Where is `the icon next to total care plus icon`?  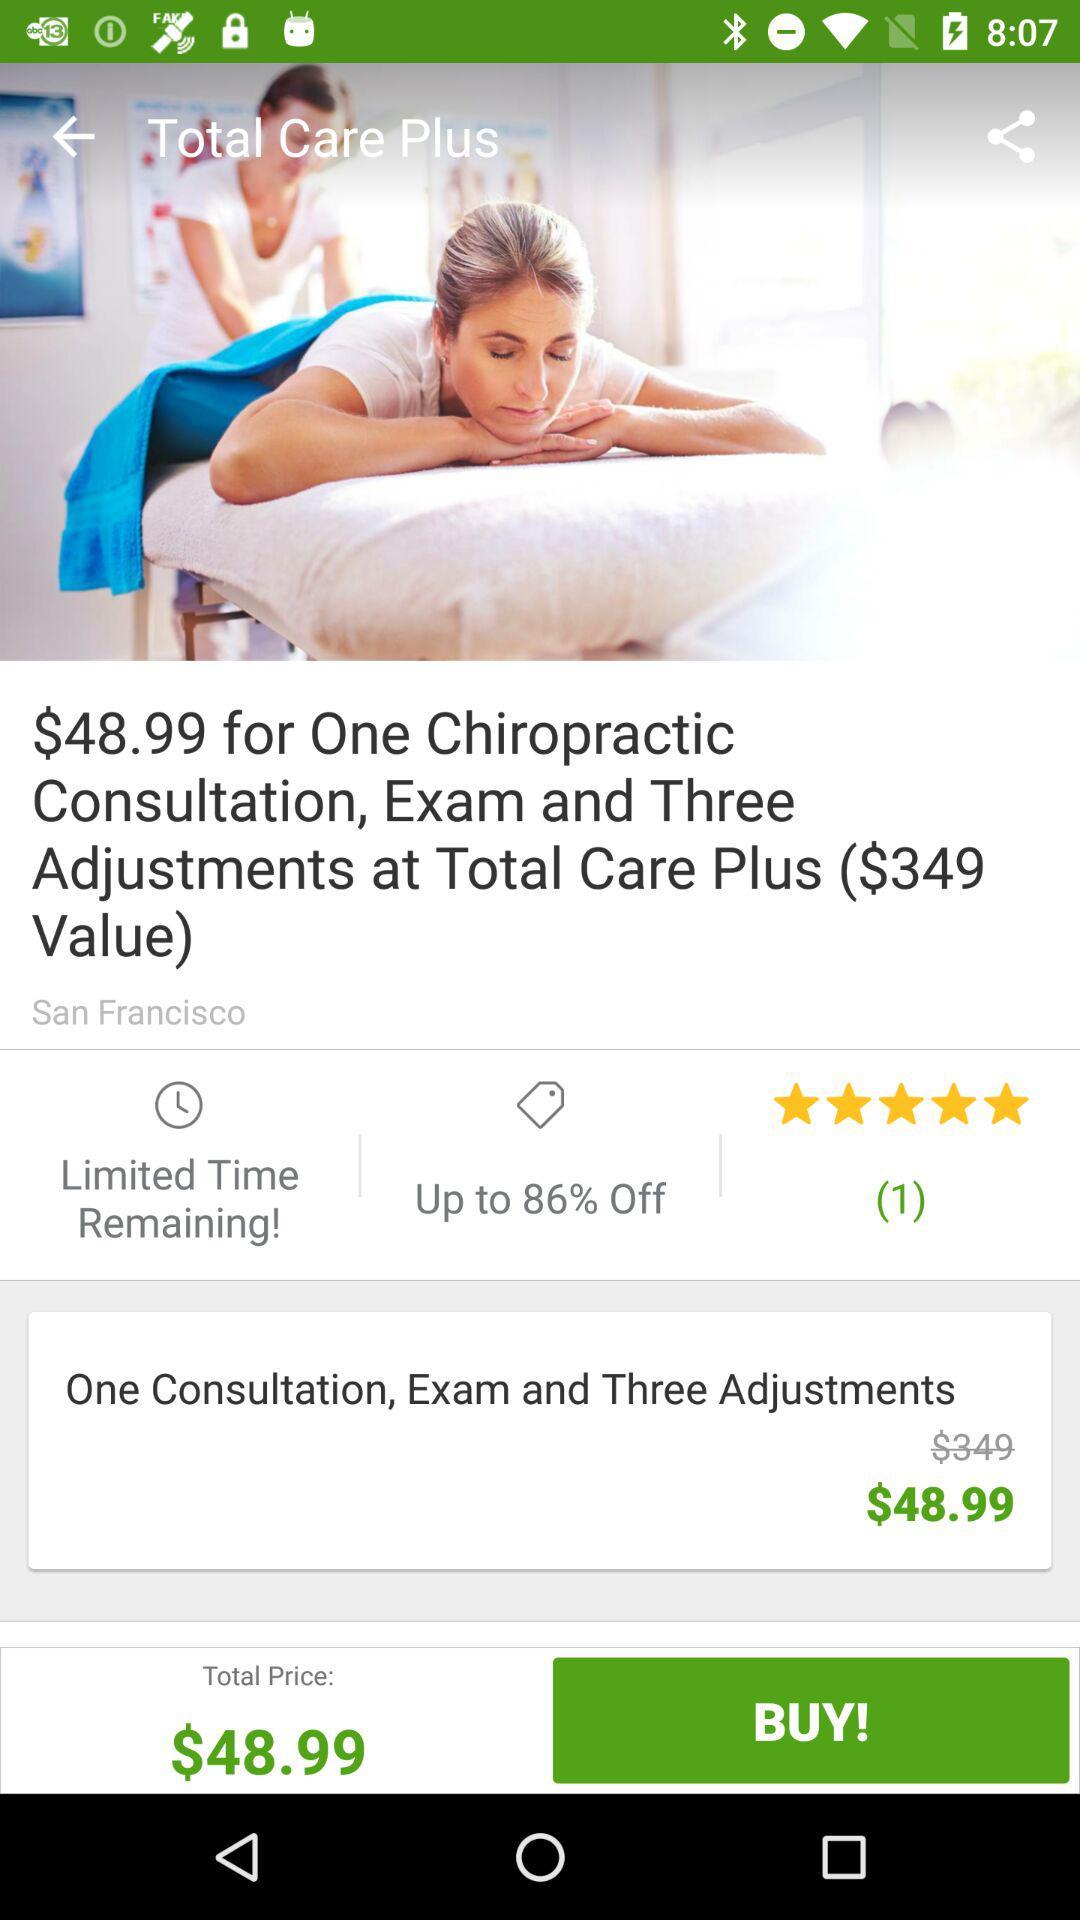
the icon next to total care plus icon is located at coordinates (72, 135).